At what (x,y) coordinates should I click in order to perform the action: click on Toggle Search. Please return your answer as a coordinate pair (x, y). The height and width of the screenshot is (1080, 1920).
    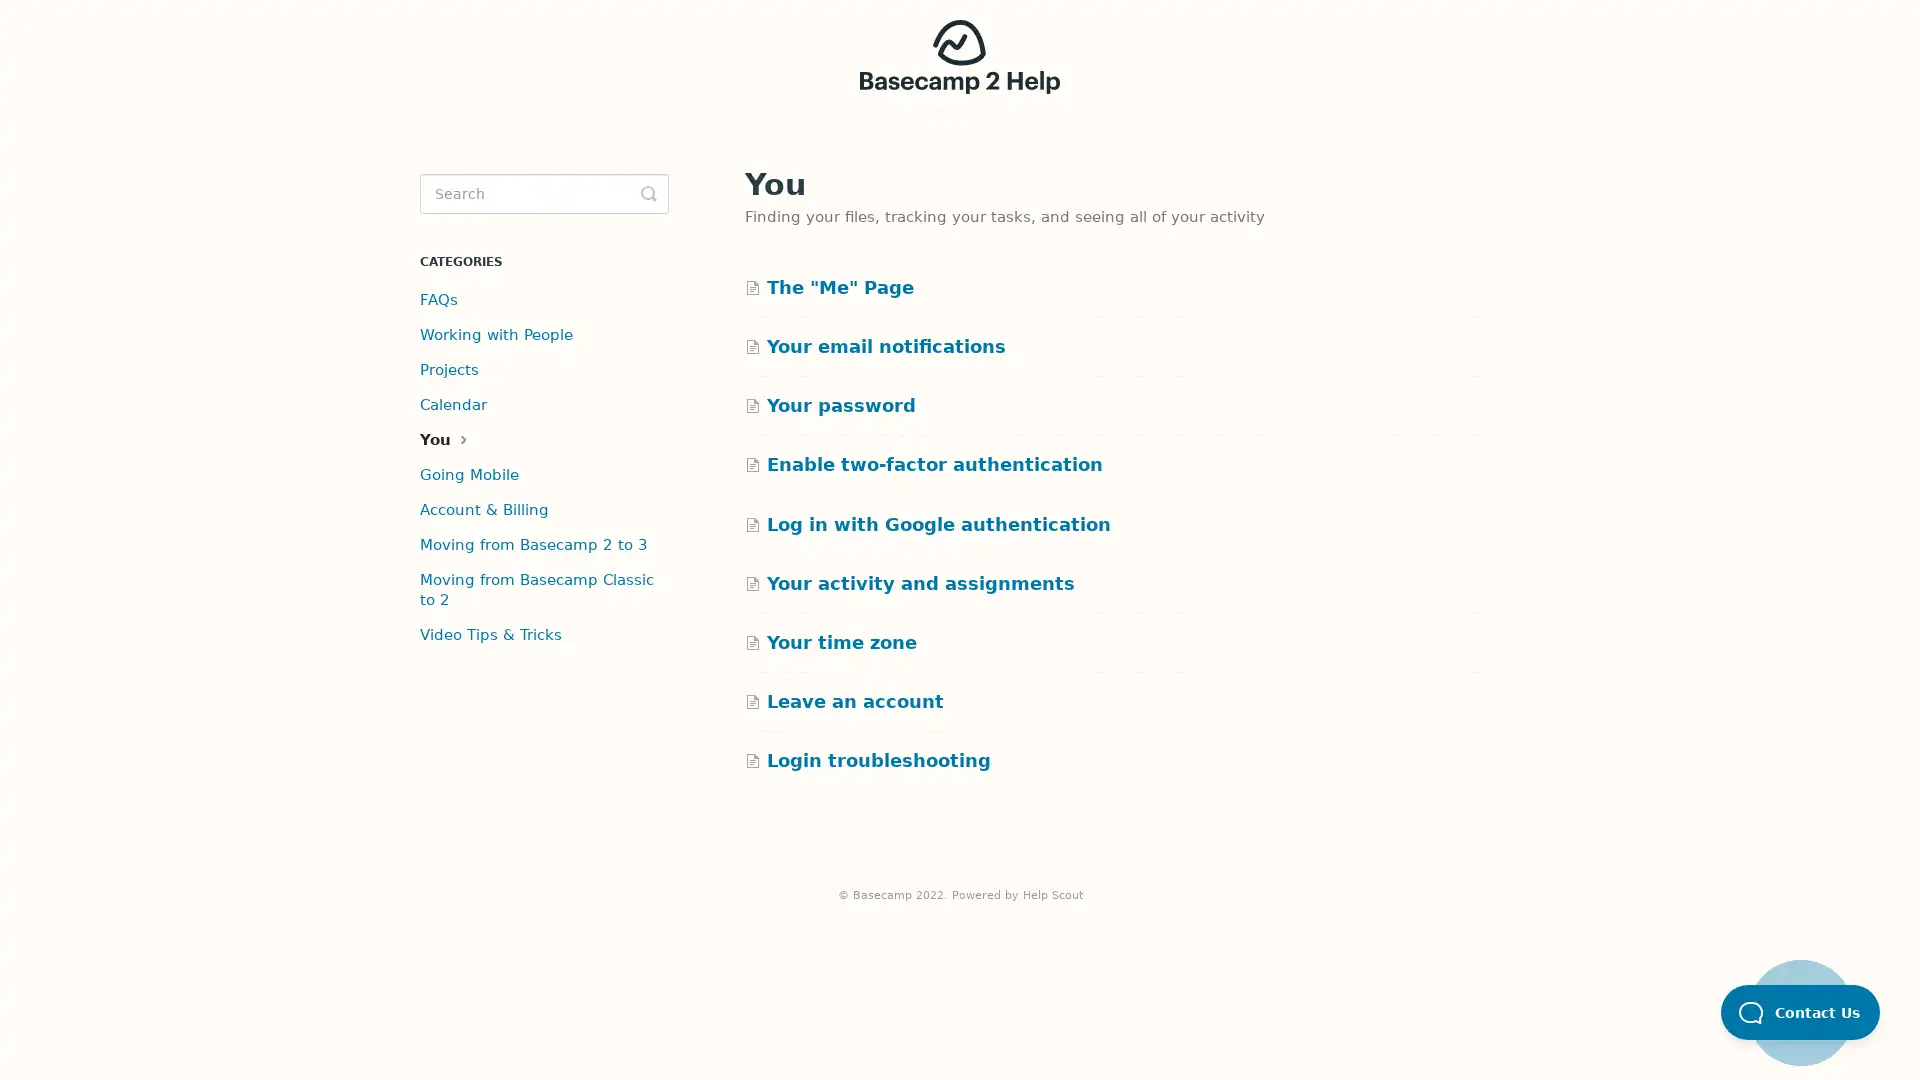
    Looking at the image, I should click on (648, 193).